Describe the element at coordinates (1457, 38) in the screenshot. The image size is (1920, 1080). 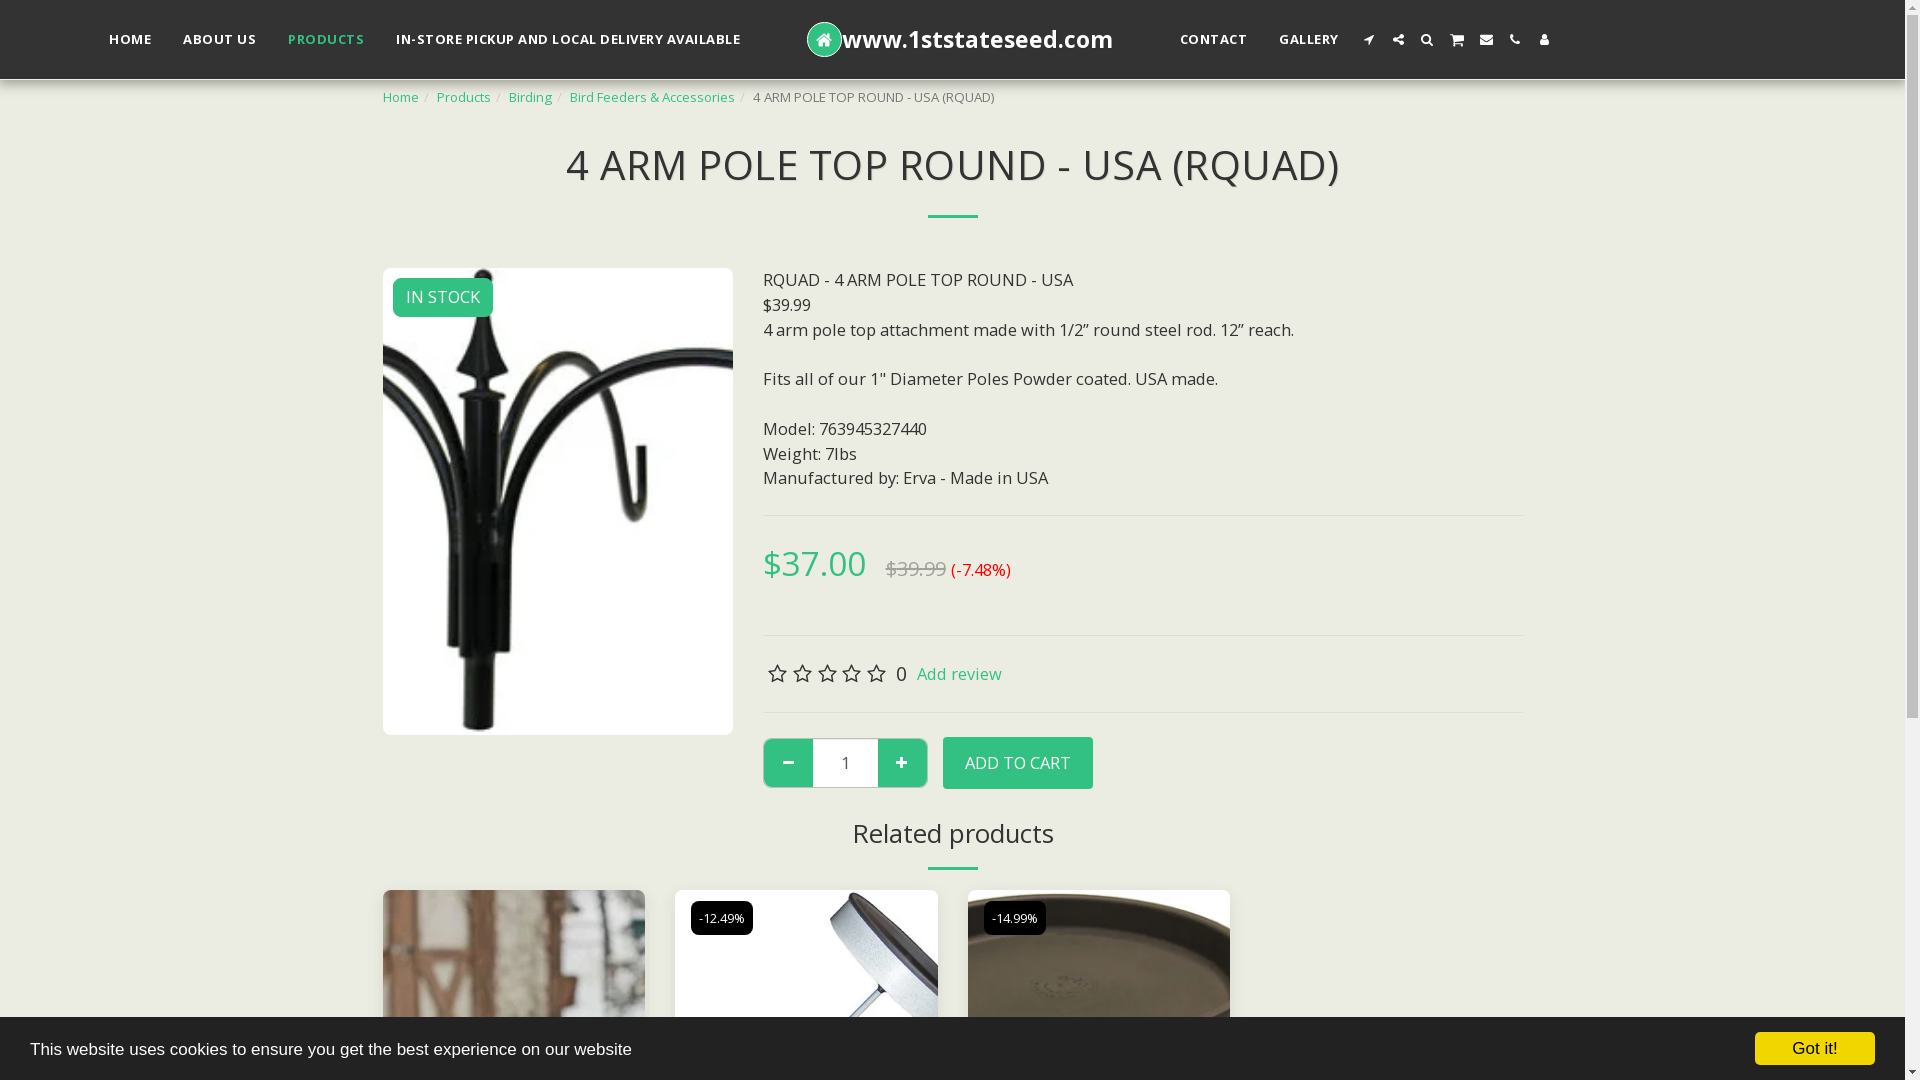
I see `' '` at that location.